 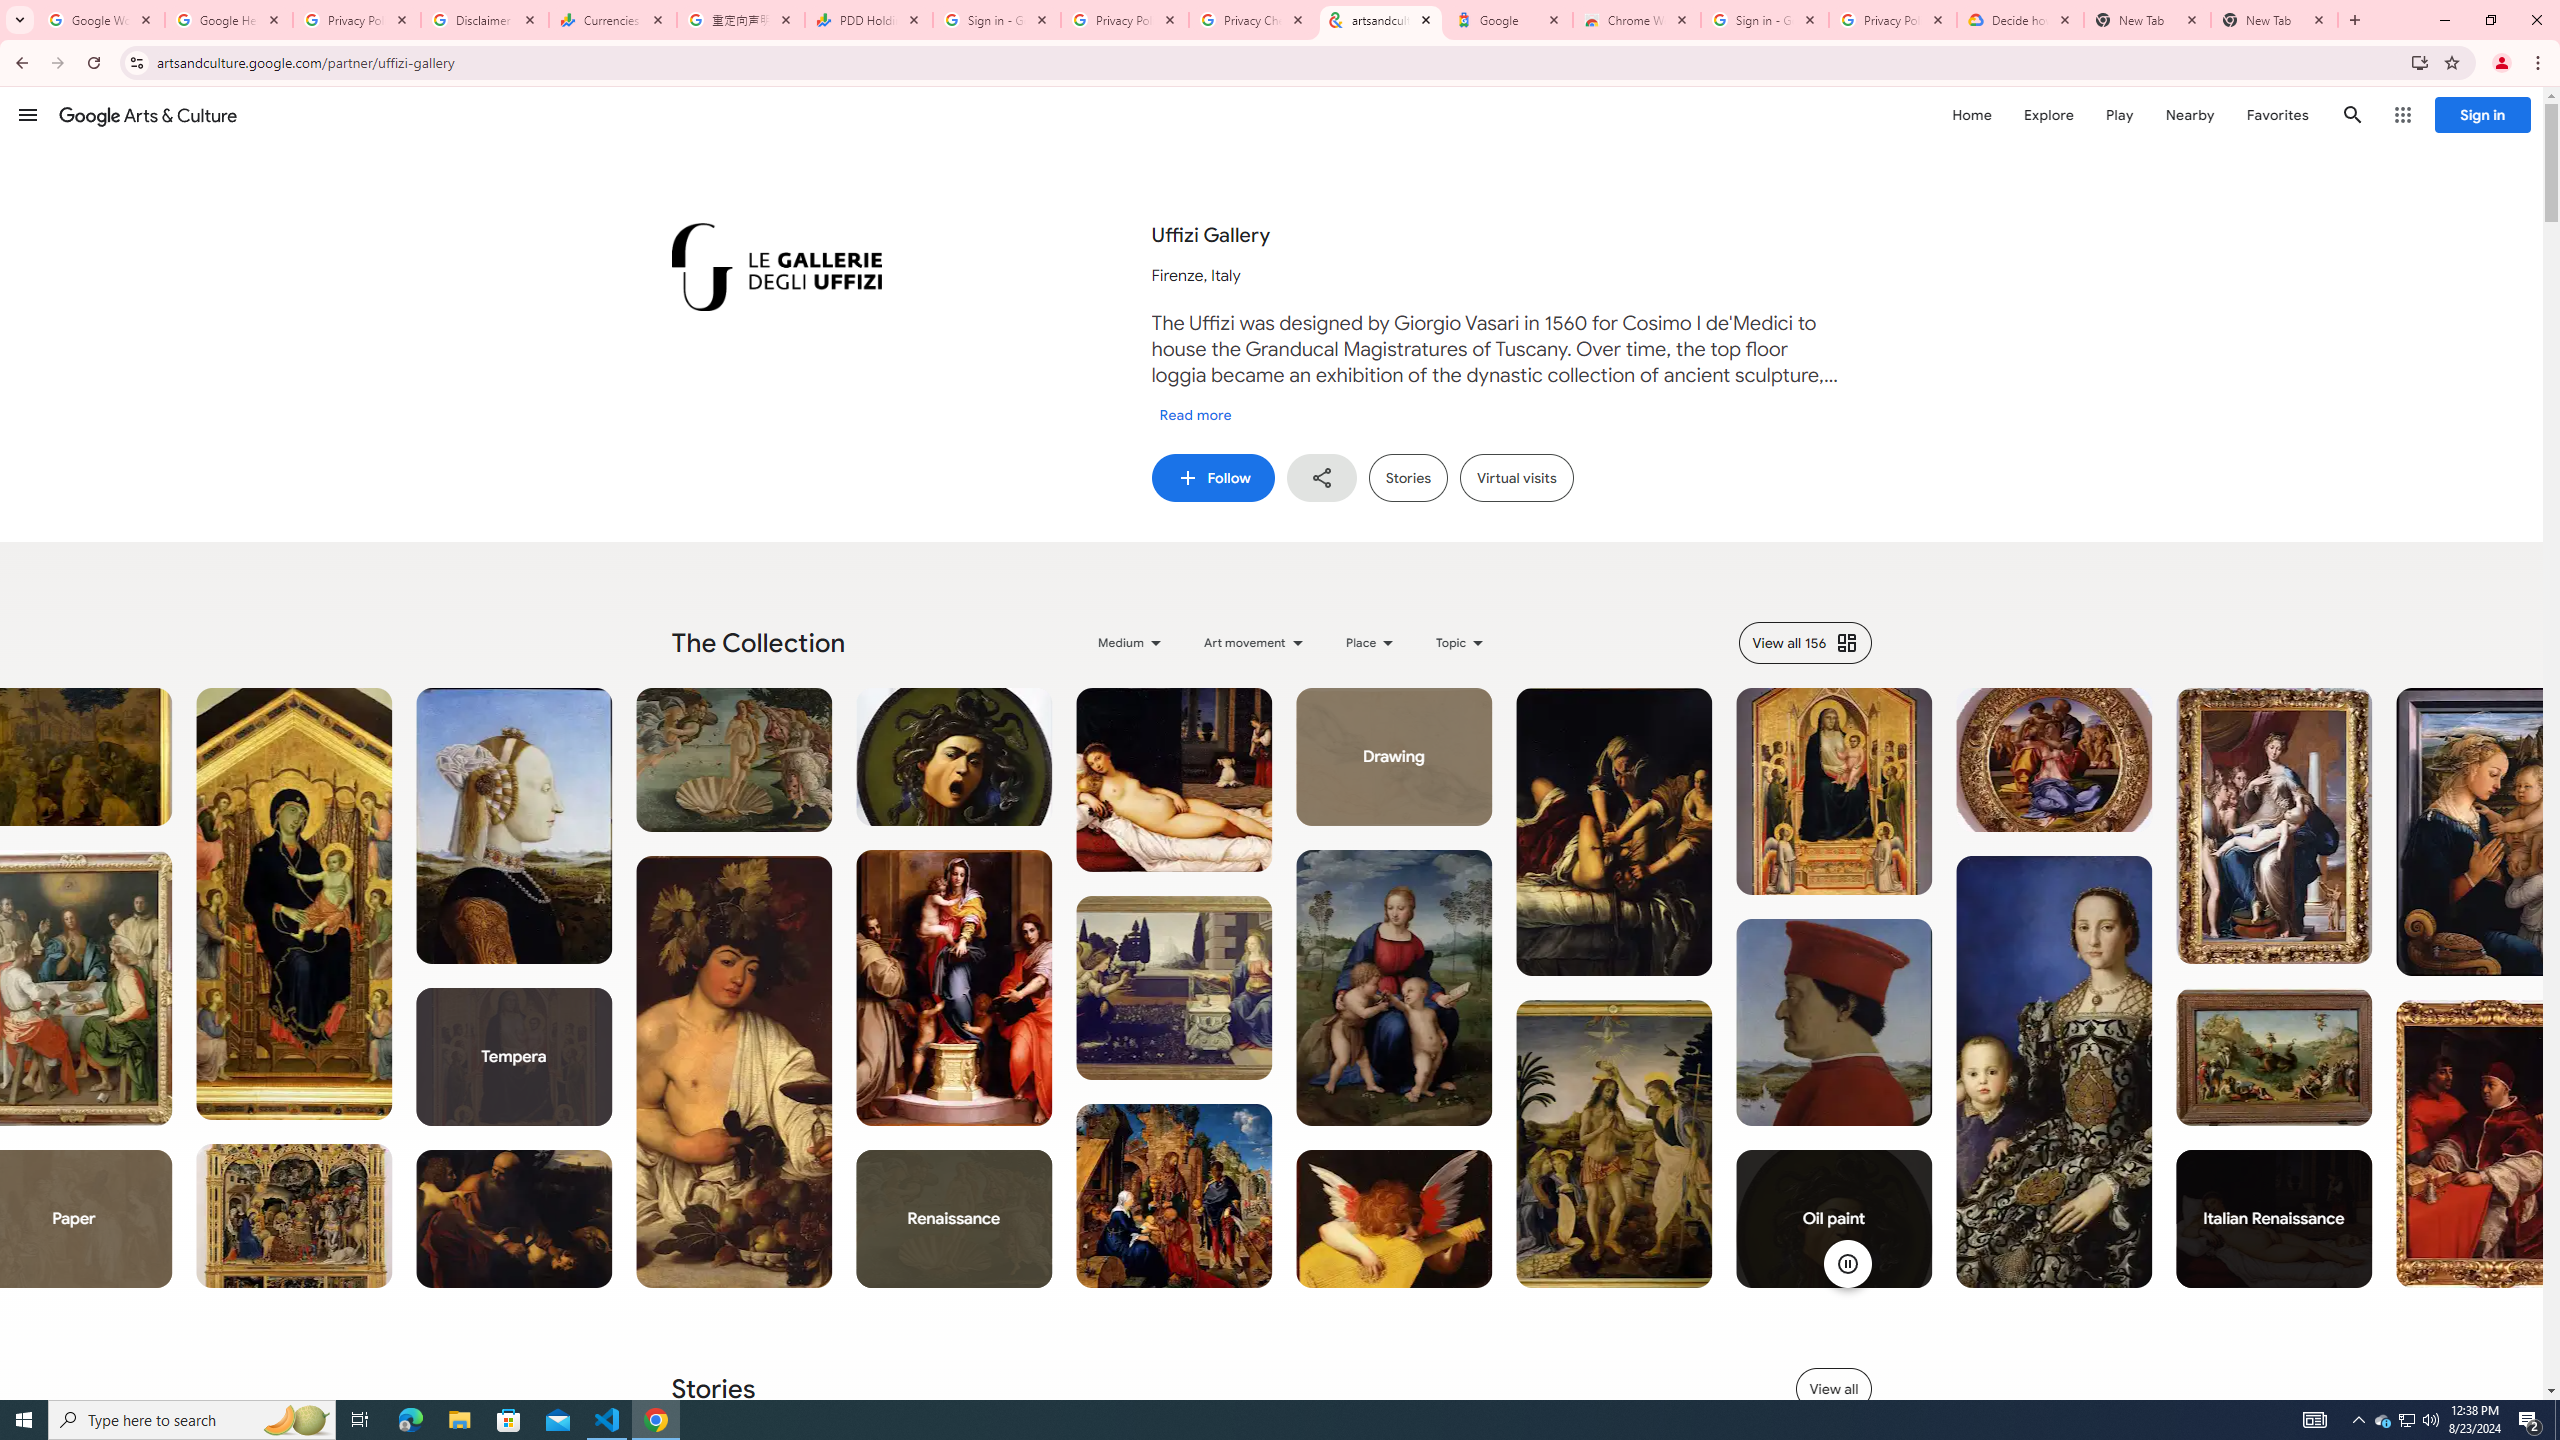 What do you see at coordinates (1255, 642) in the screenshot?
I see `'Art movement'` at bounding box center [1255, 642].